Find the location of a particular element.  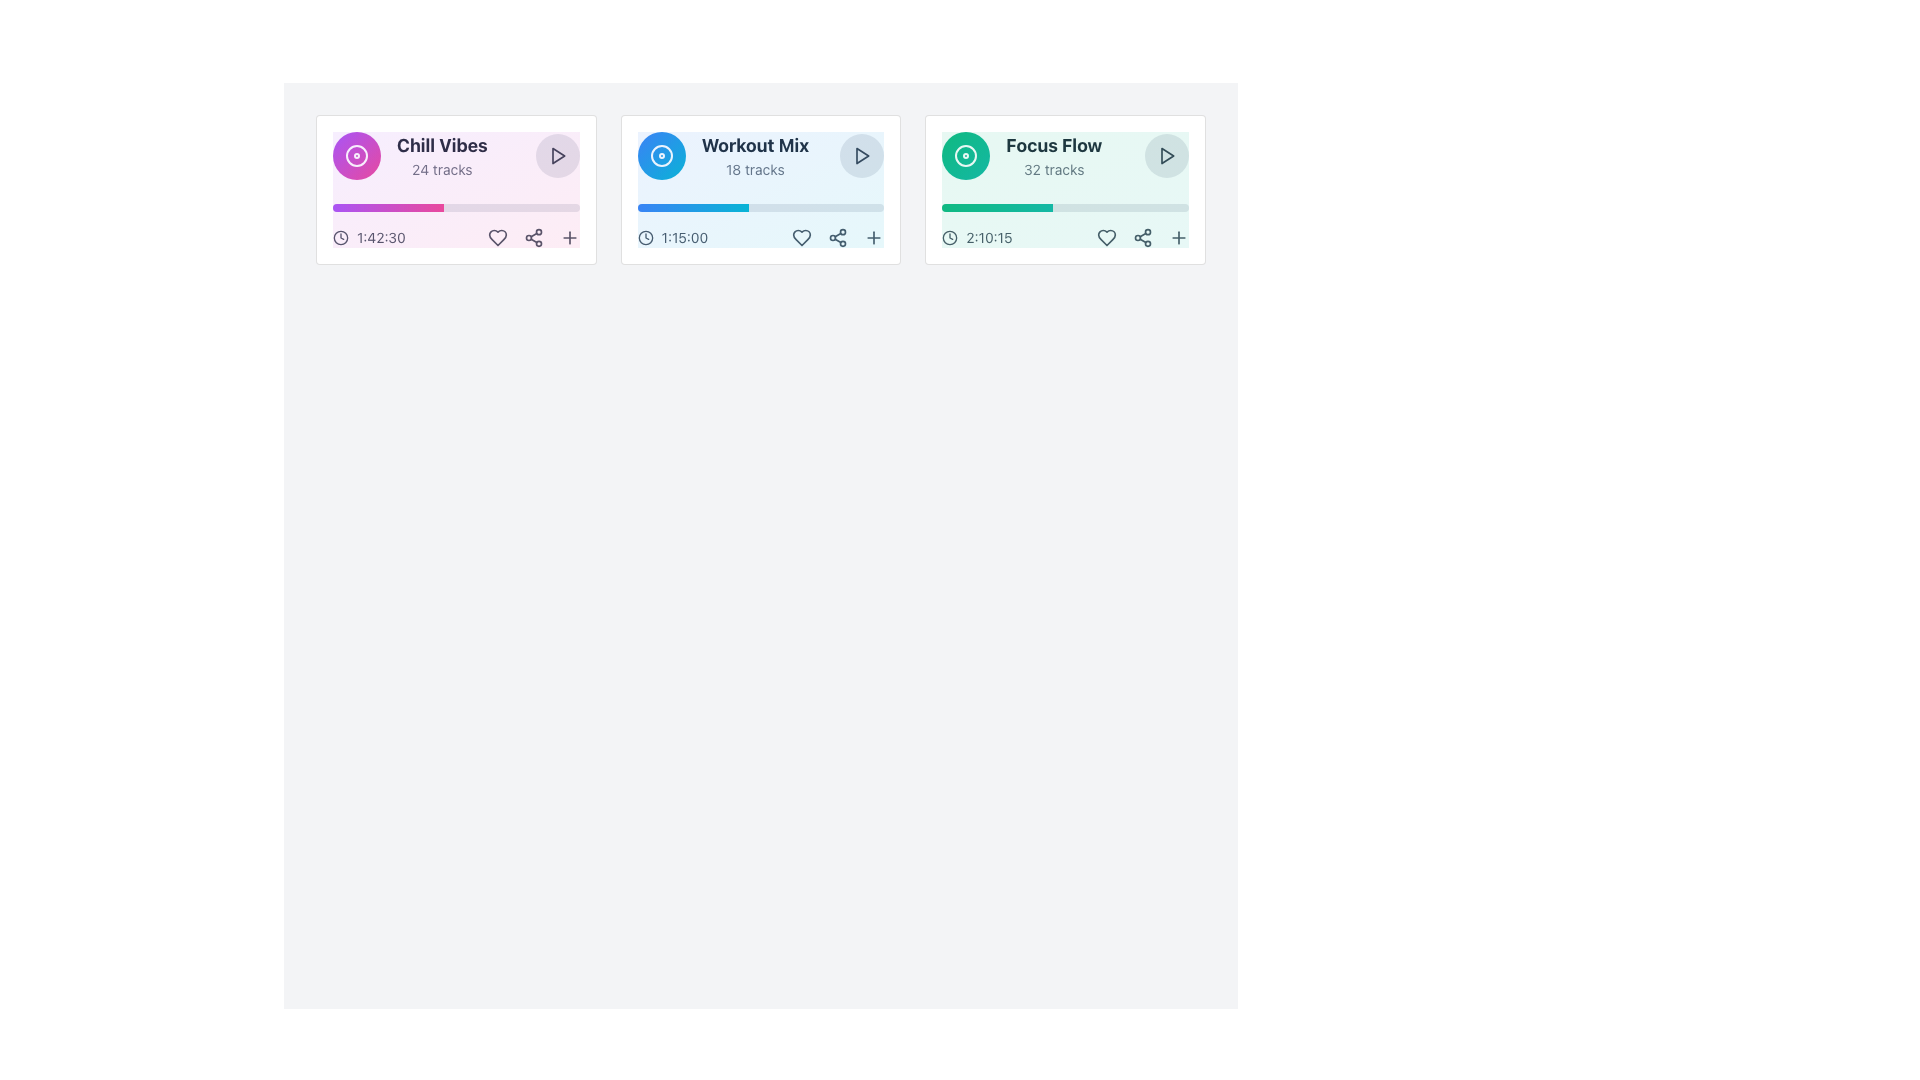

the circular decorative element with a gradient color transitioning from blue to cyan, located above the 'Workout Mix' text is located at coordinates (661, 154).